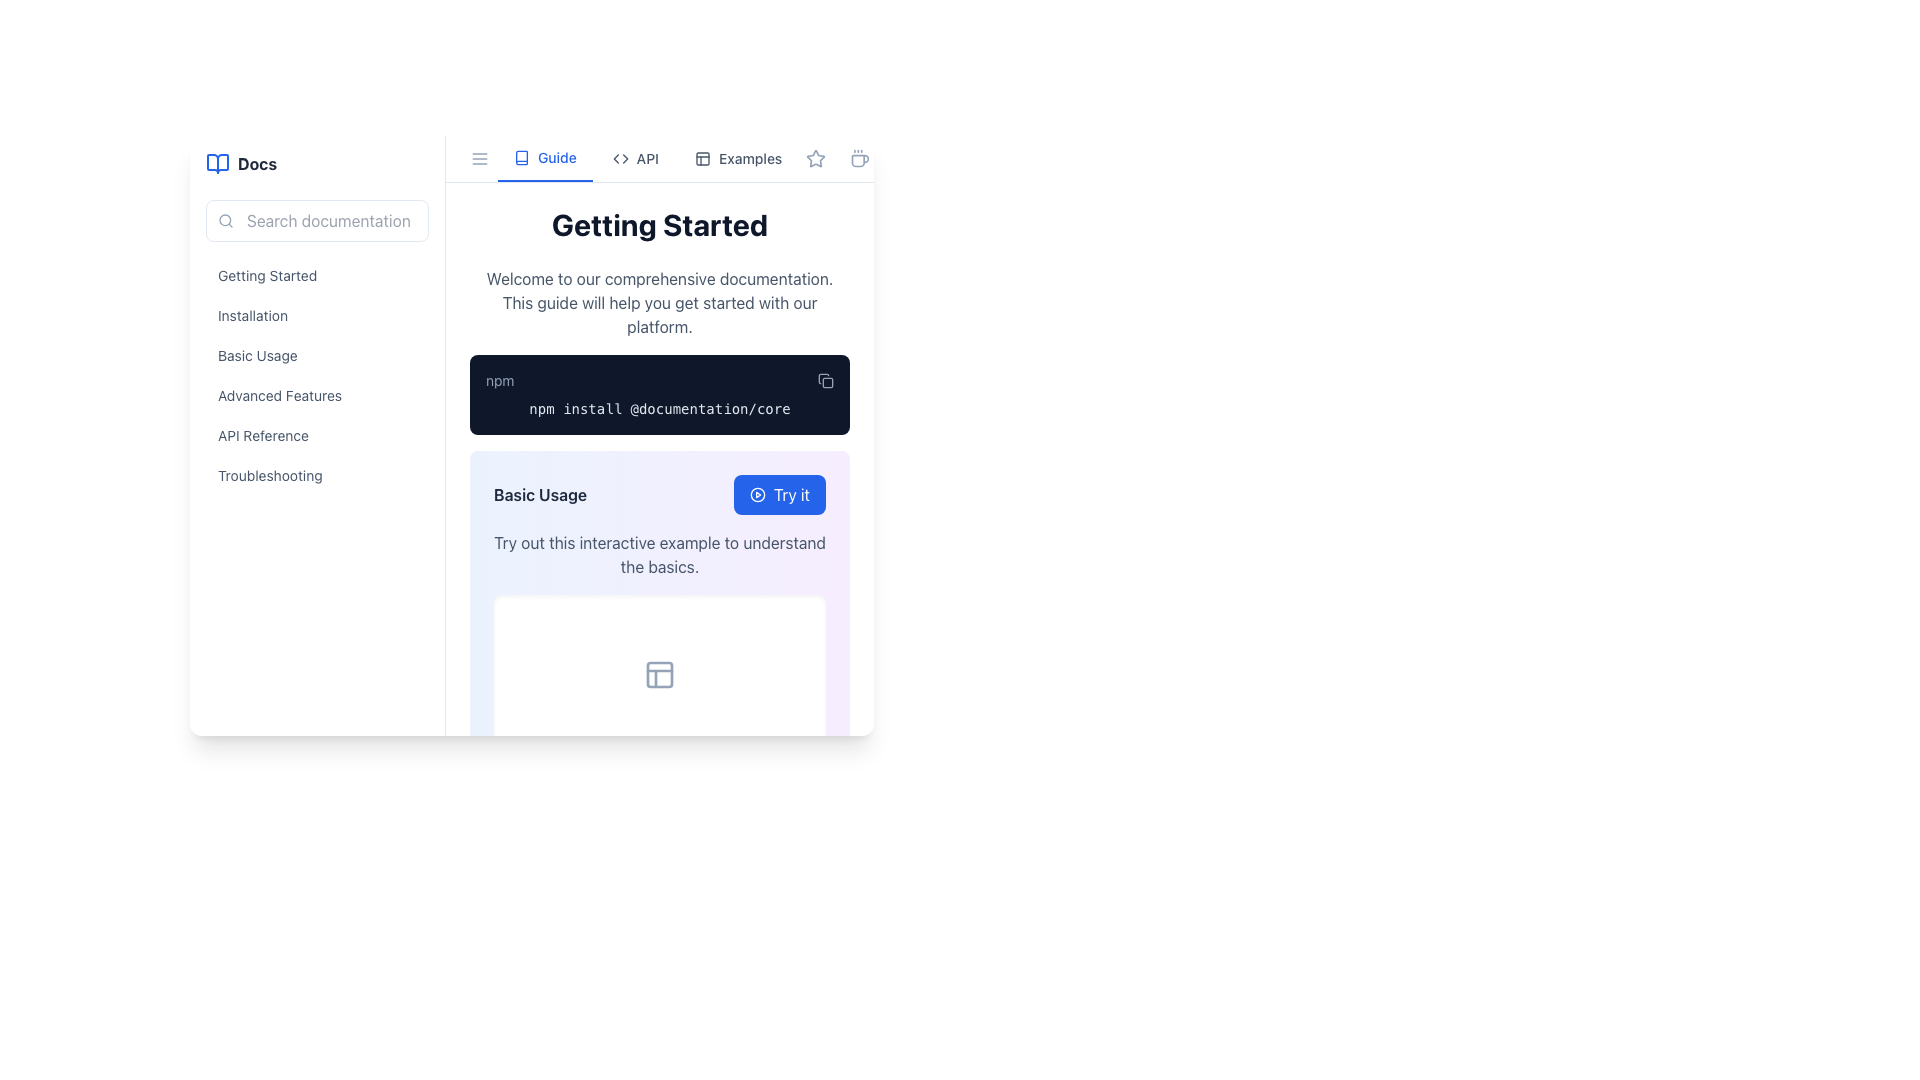 The image size is (1920, 1080). What do you see at coordinates (316, 375) in the screenshot?
I see `the 'Advanced Features' item in the sidebar menu list` at bounding box center [316, 375].